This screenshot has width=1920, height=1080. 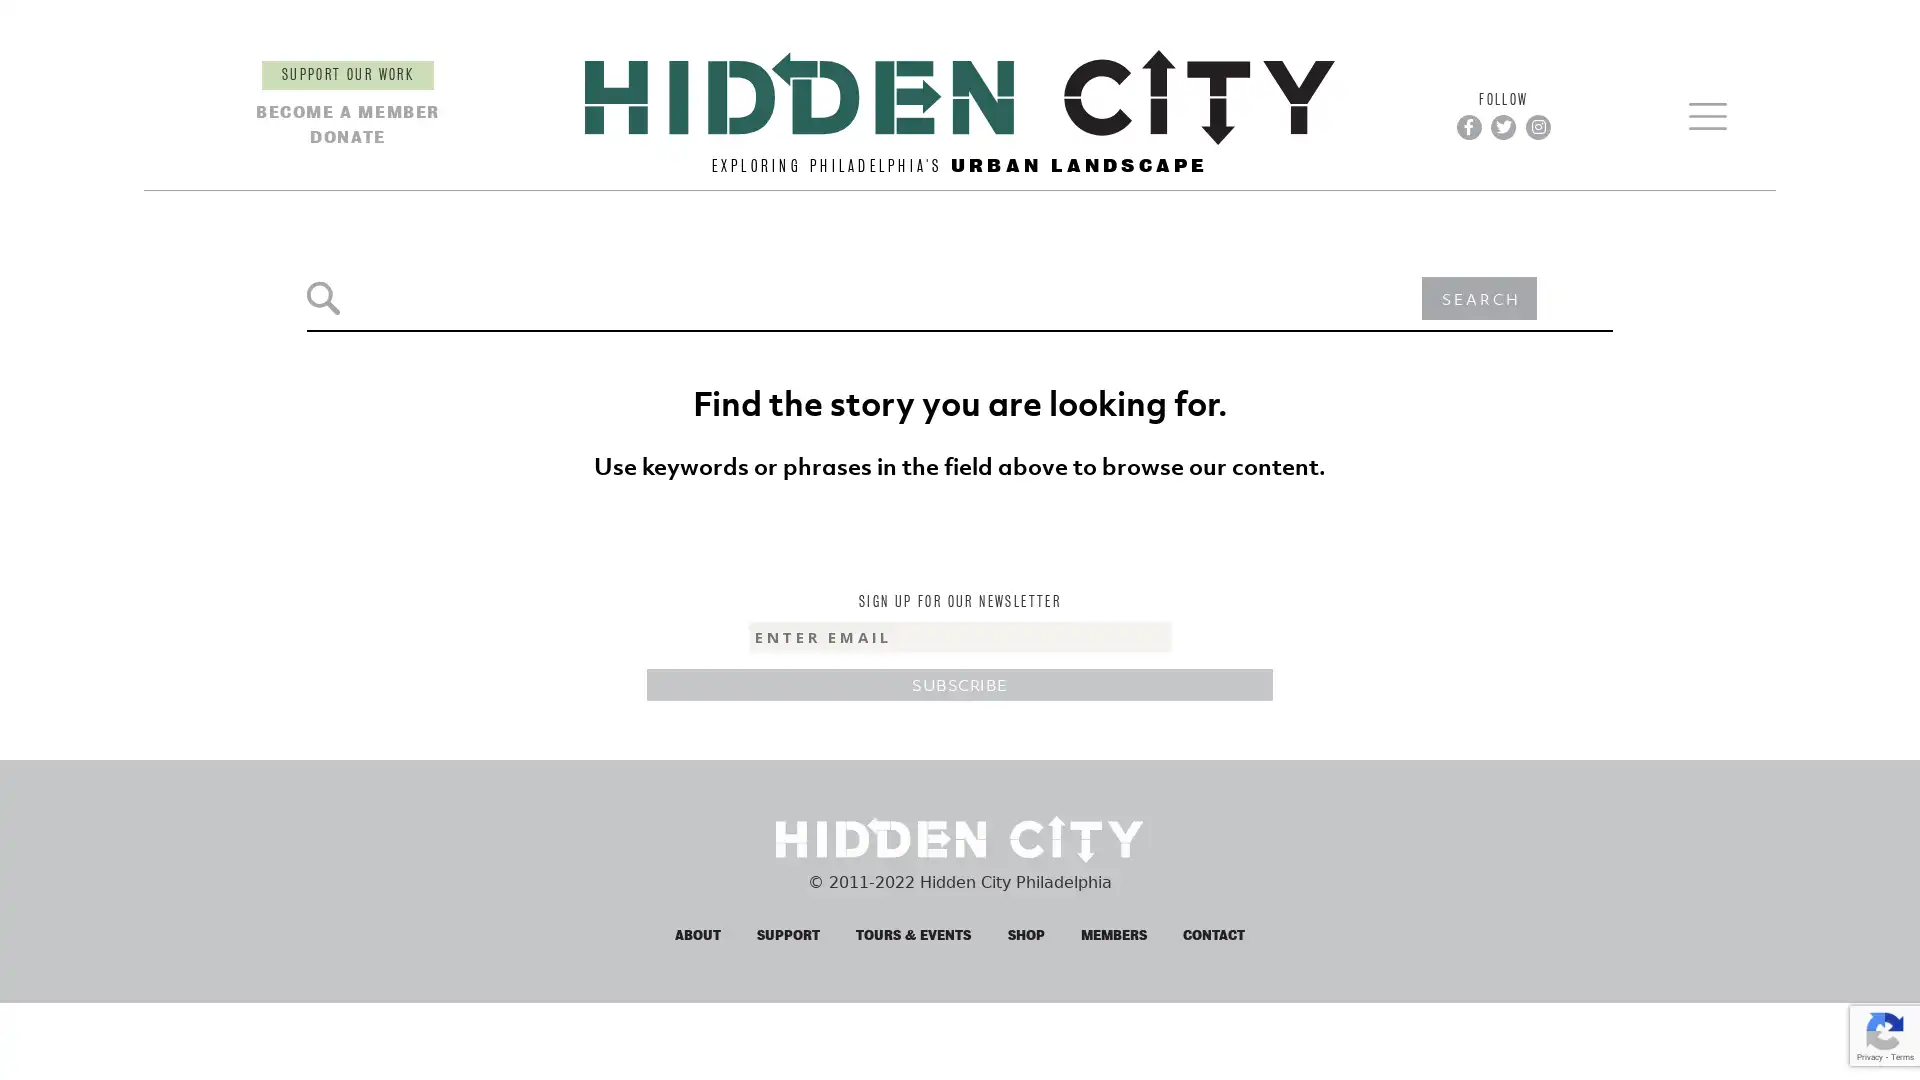 I want to click on SEARCH, so click(x=1478, y=85).